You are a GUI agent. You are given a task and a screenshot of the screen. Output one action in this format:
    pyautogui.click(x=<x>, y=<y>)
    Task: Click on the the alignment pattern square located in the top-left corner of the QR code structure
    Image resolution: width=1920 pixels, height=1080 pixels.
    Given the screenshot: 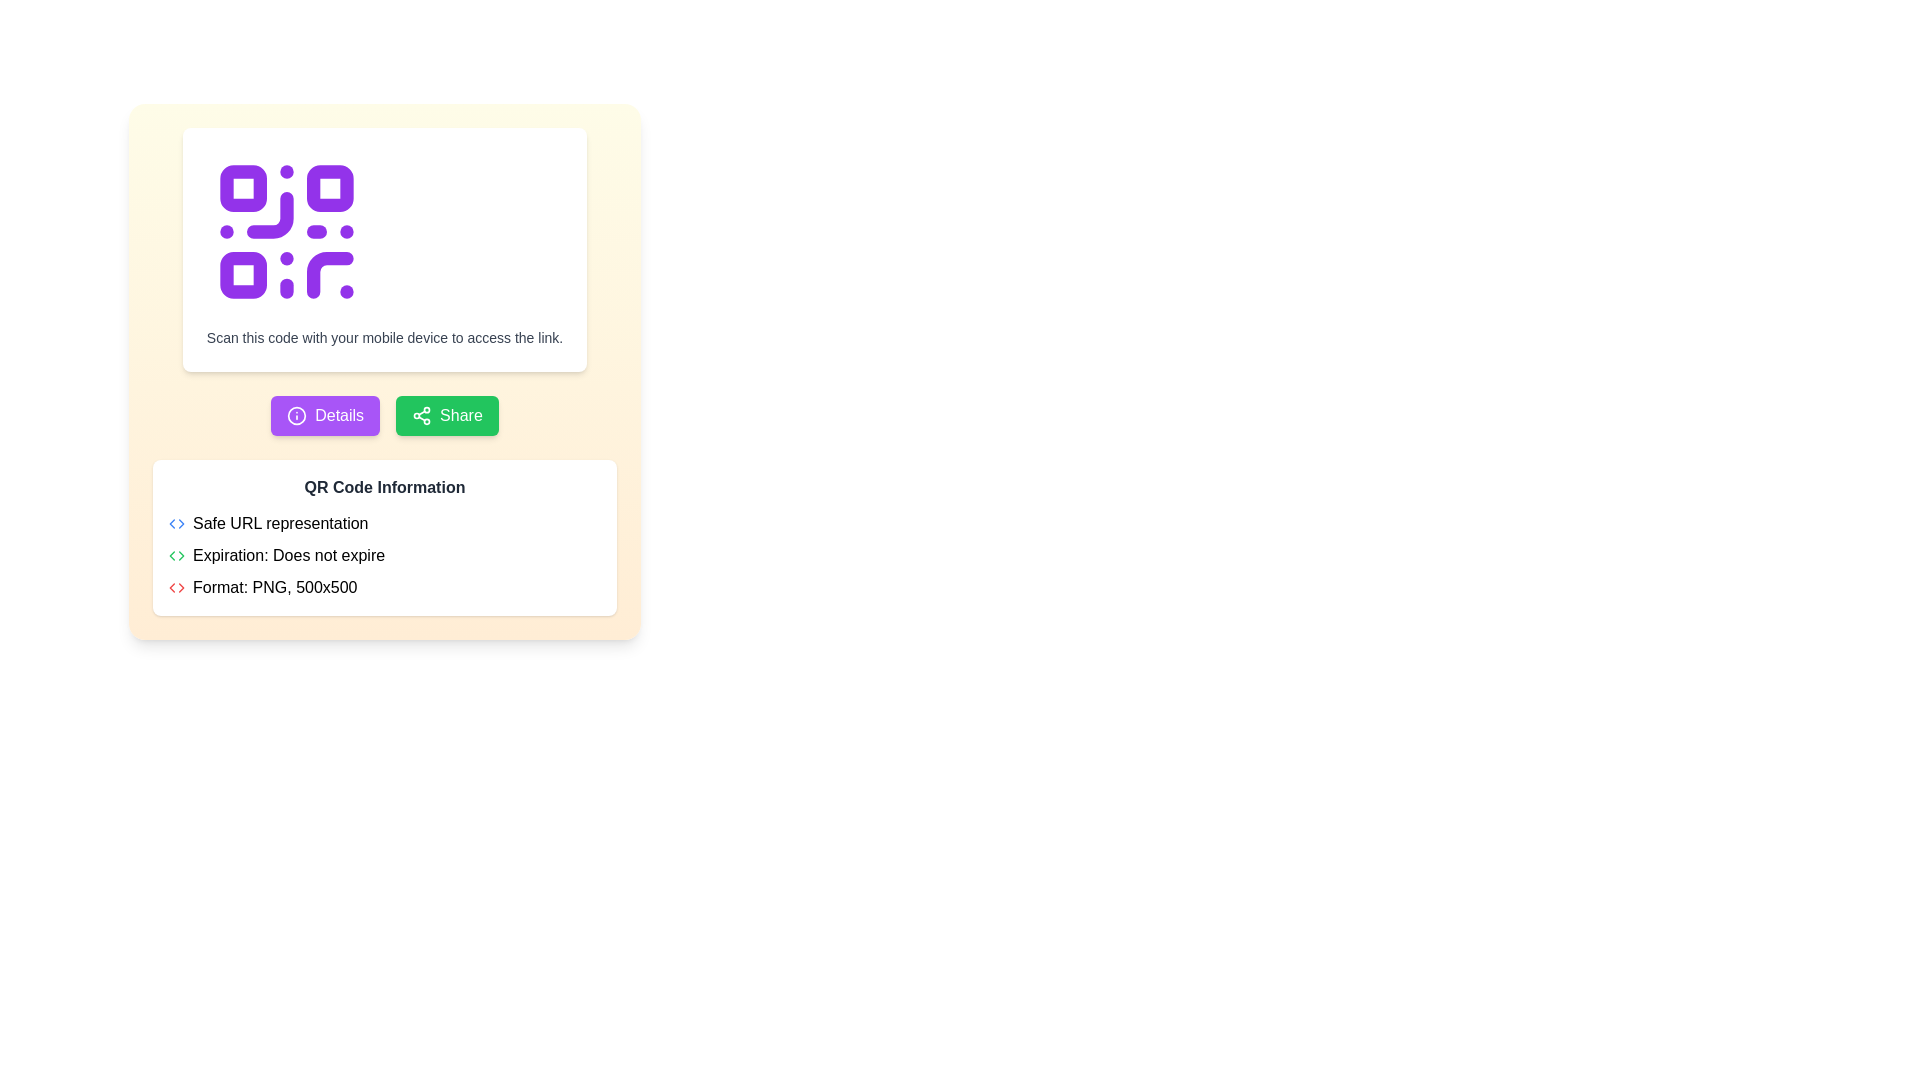 What is the action you would take?
    pyautogui.click(x=242, y=188)
    